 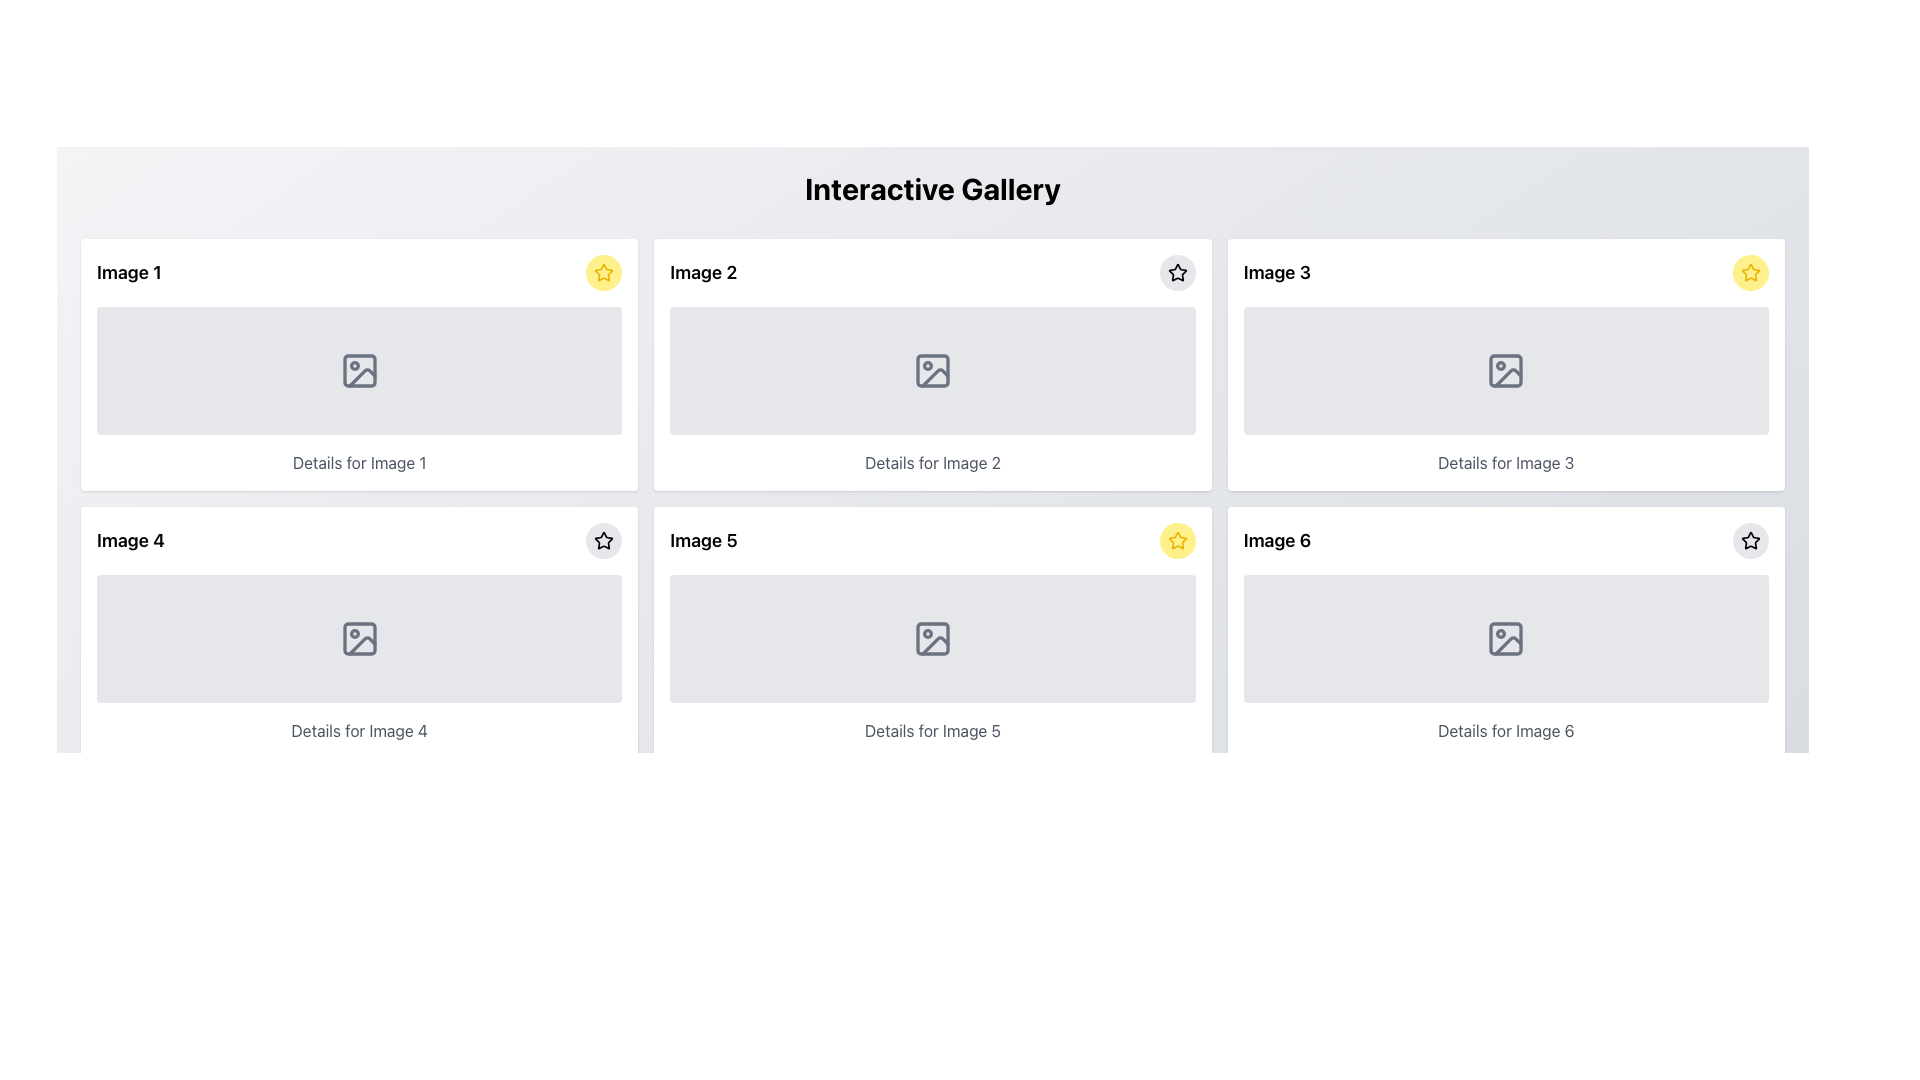 I want to click on the text element labeled 'Image 6', which serves as the title for the sixth image in the gallery layout, located above the interactive button and associated image, so click(x=1276, y=540).